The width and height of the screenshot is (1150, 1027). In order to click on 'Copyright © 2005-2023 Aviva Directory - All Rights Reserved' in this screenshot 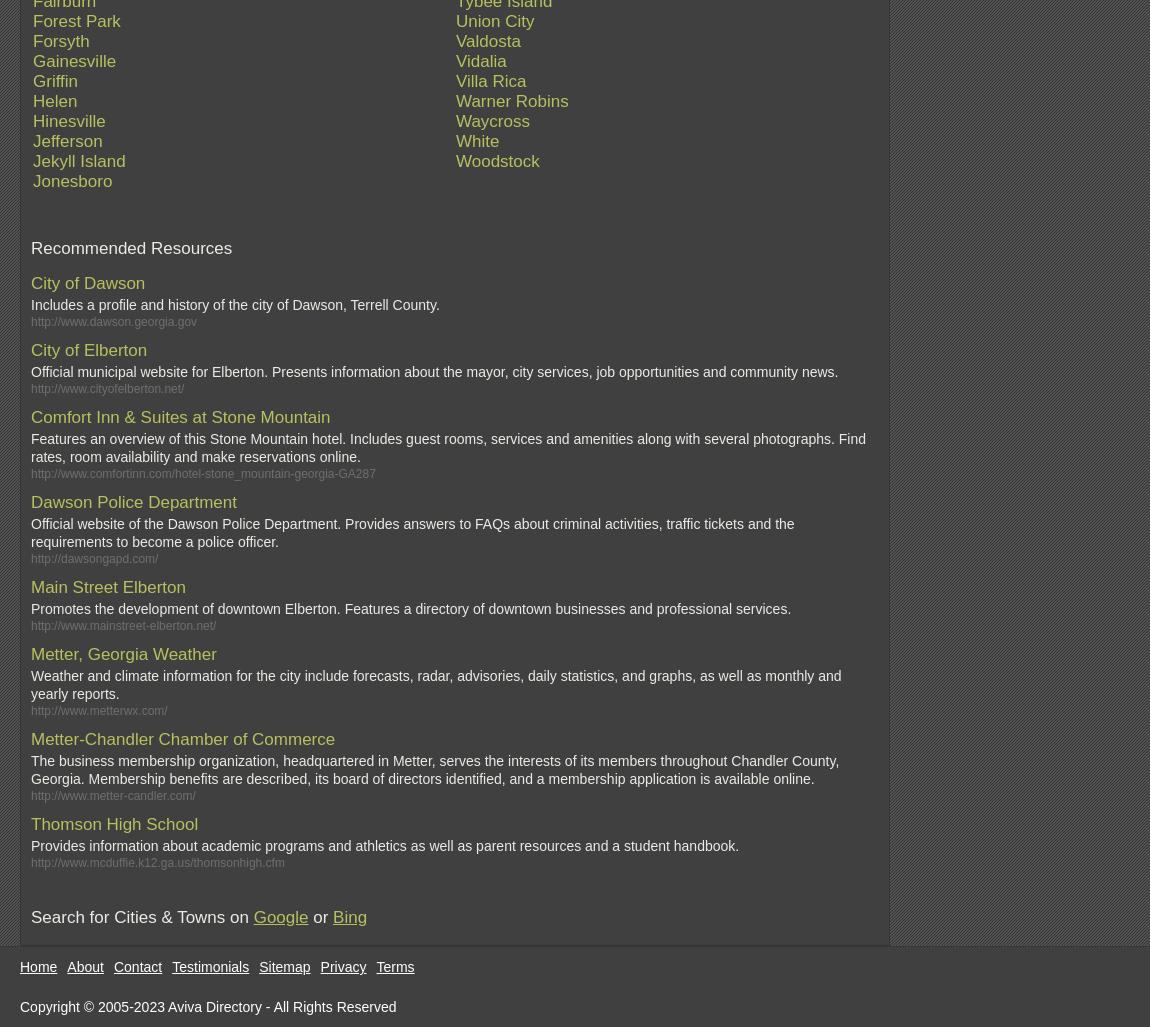, I will do `click(207, 1005)`.